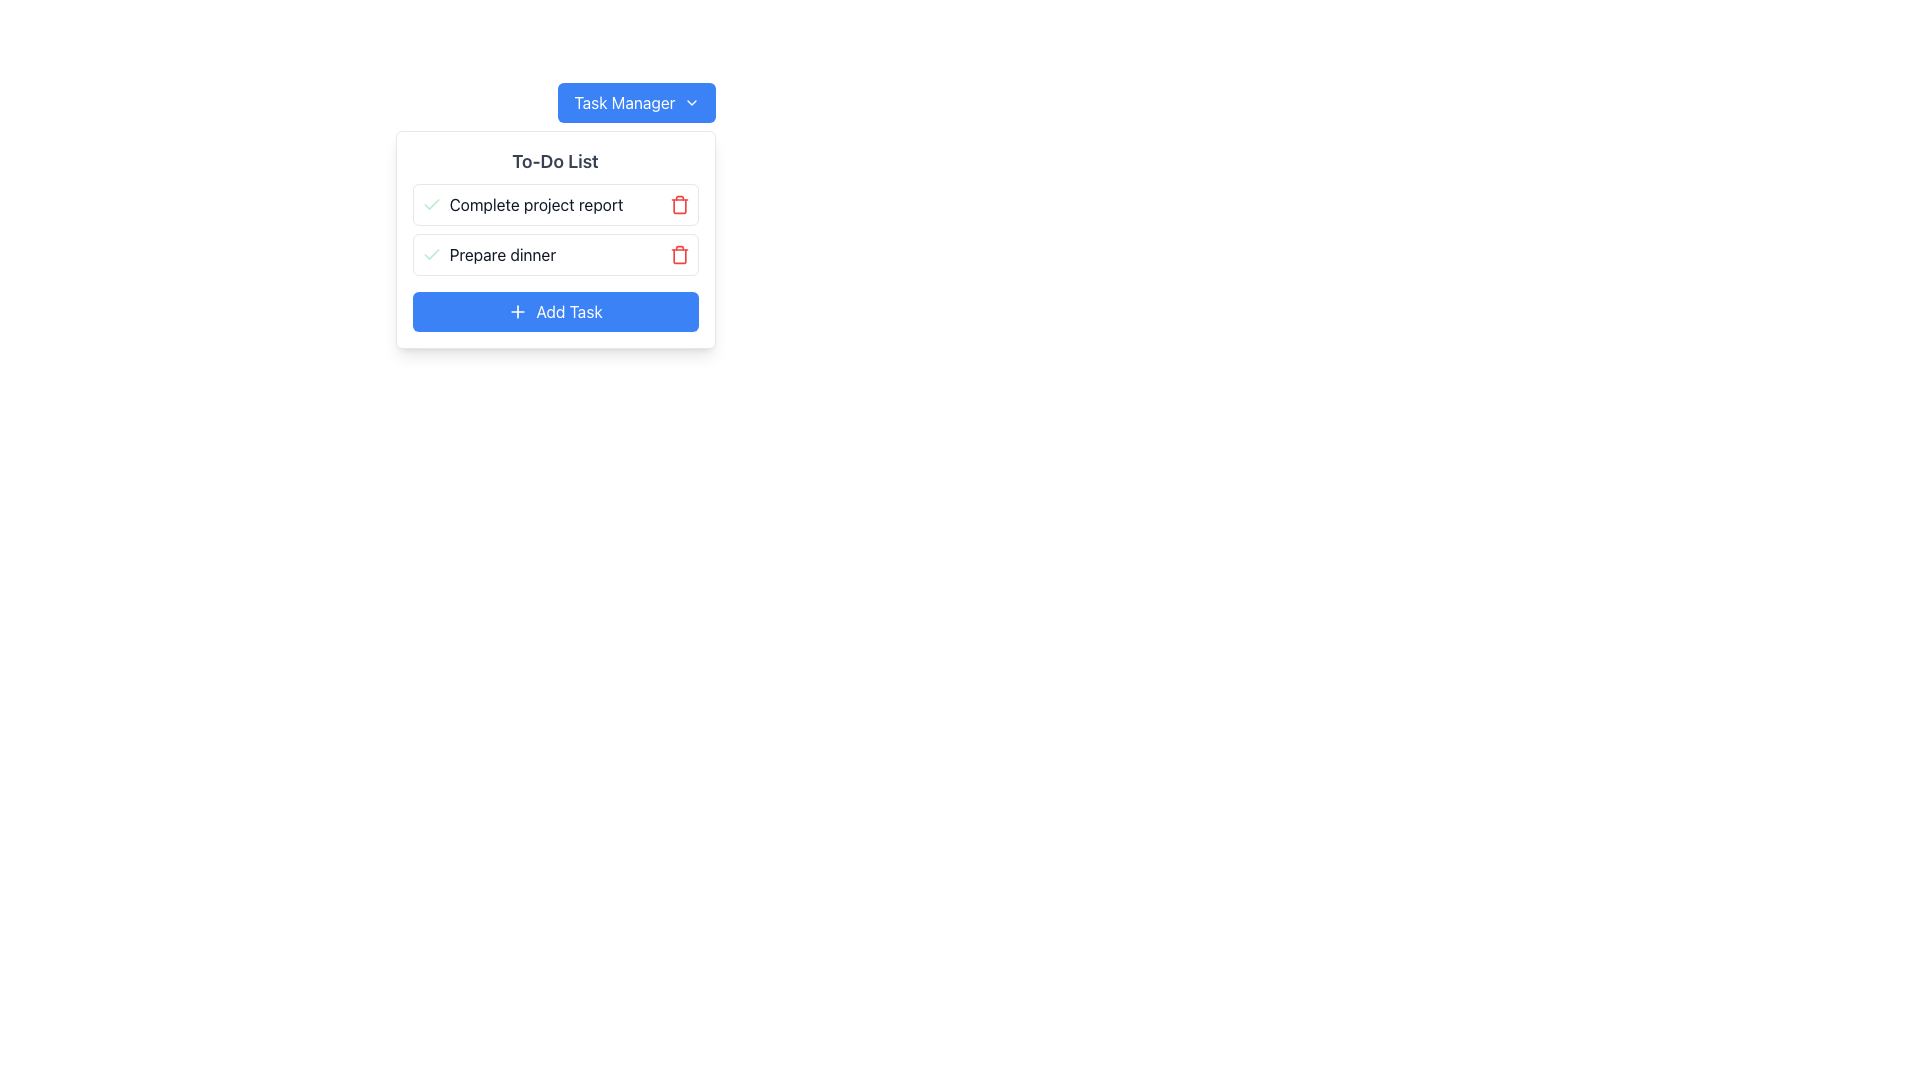 This screenshot has height=1080, width=1920. Describe the element at coordinates (679, 204) in the screenshot. I see `the delete button located at the rightmost side of the row displaying 'Complete project report'` at that location.